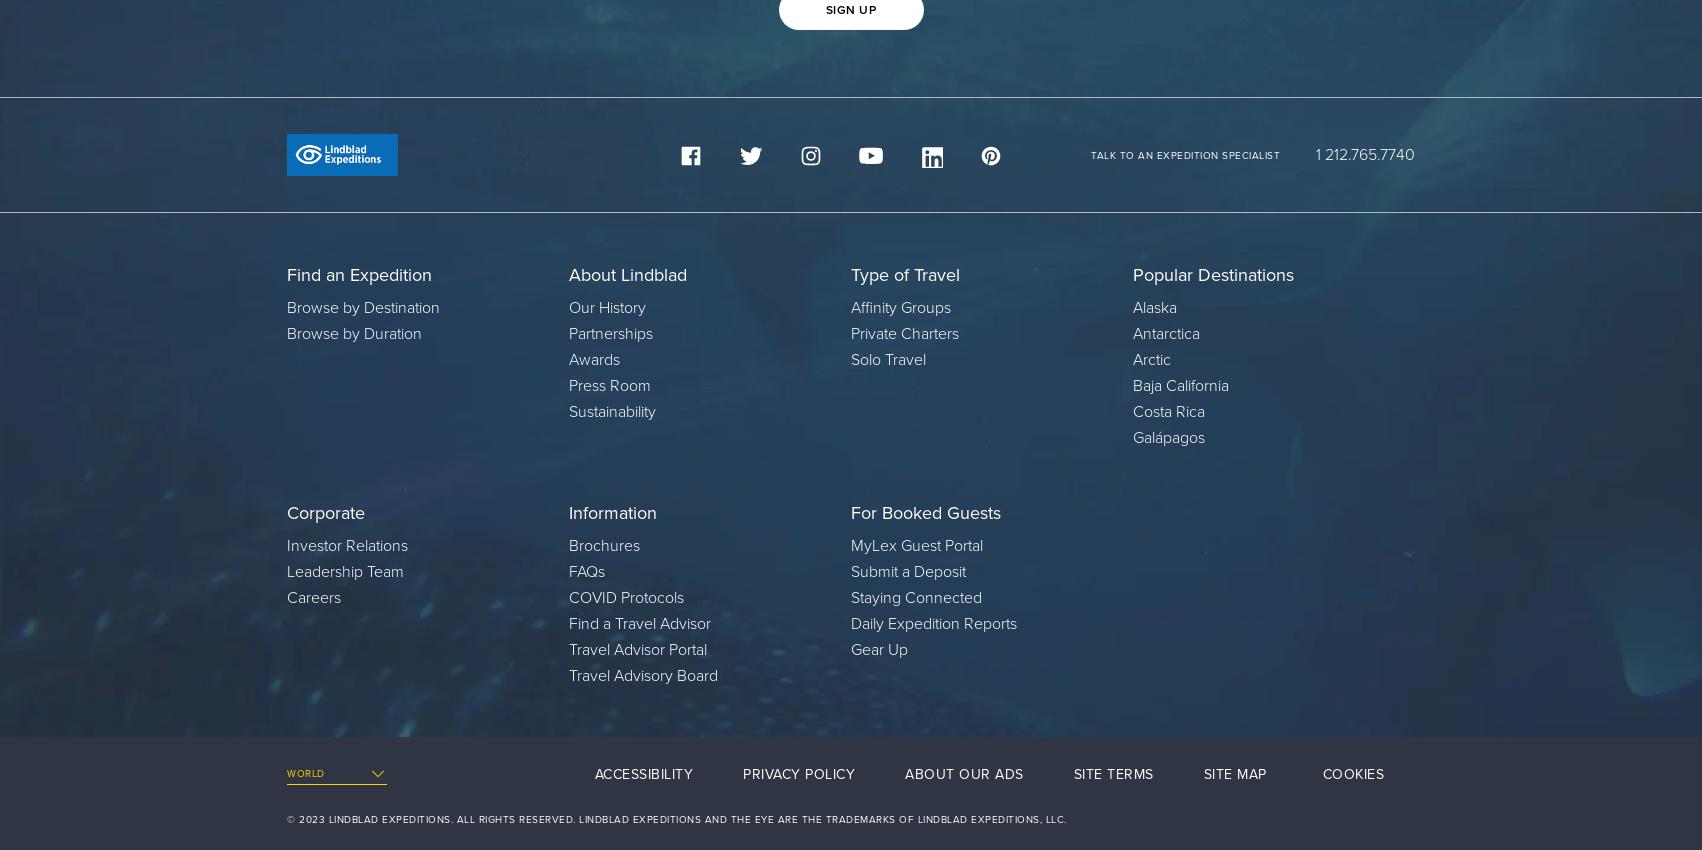 The image size is (1702, 850). I want to click on 'Travel Advisor Portal', so click(638, 649).